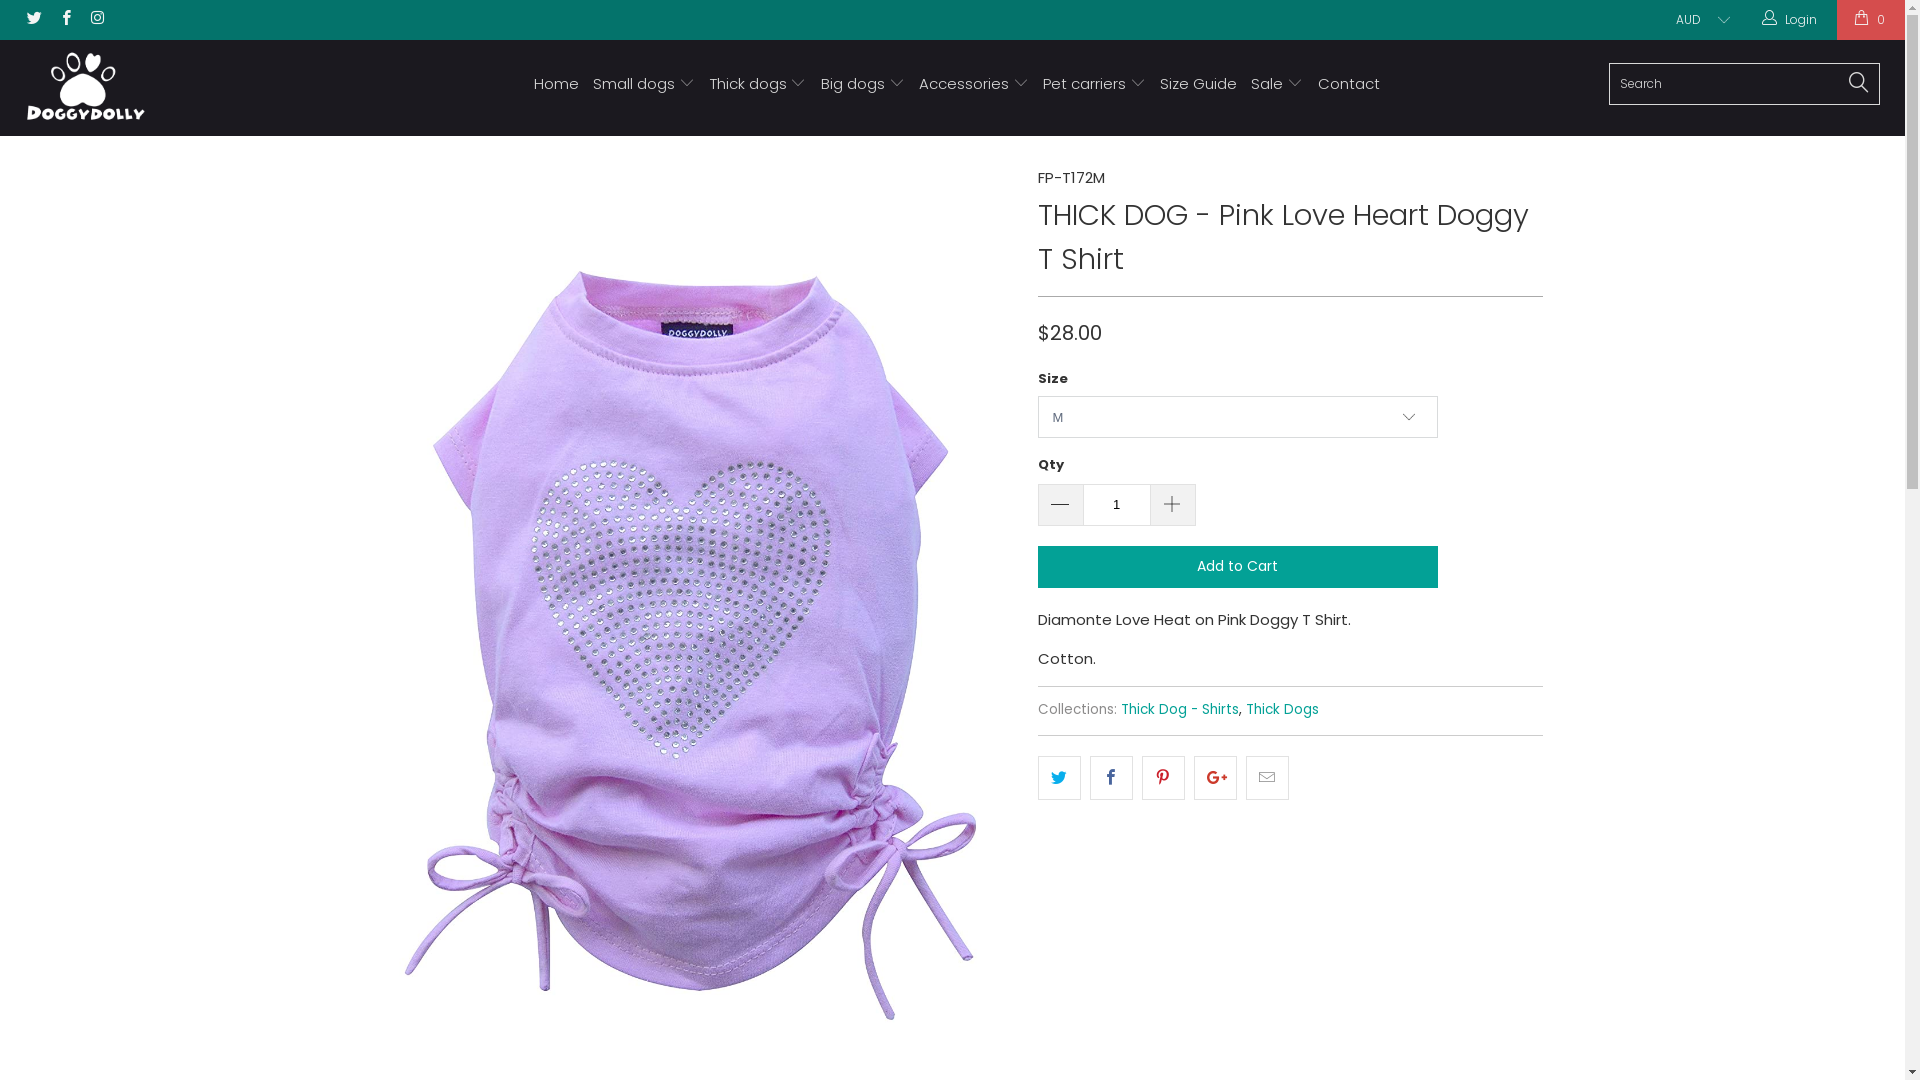 The width and height of the screenshot is (1920, 1080). What do you see at coordinates (64, 19) in the screenshot?
I see `'DoggyDolly Australia & New Zealand on Facebook'` at bounding box center [64, 19].